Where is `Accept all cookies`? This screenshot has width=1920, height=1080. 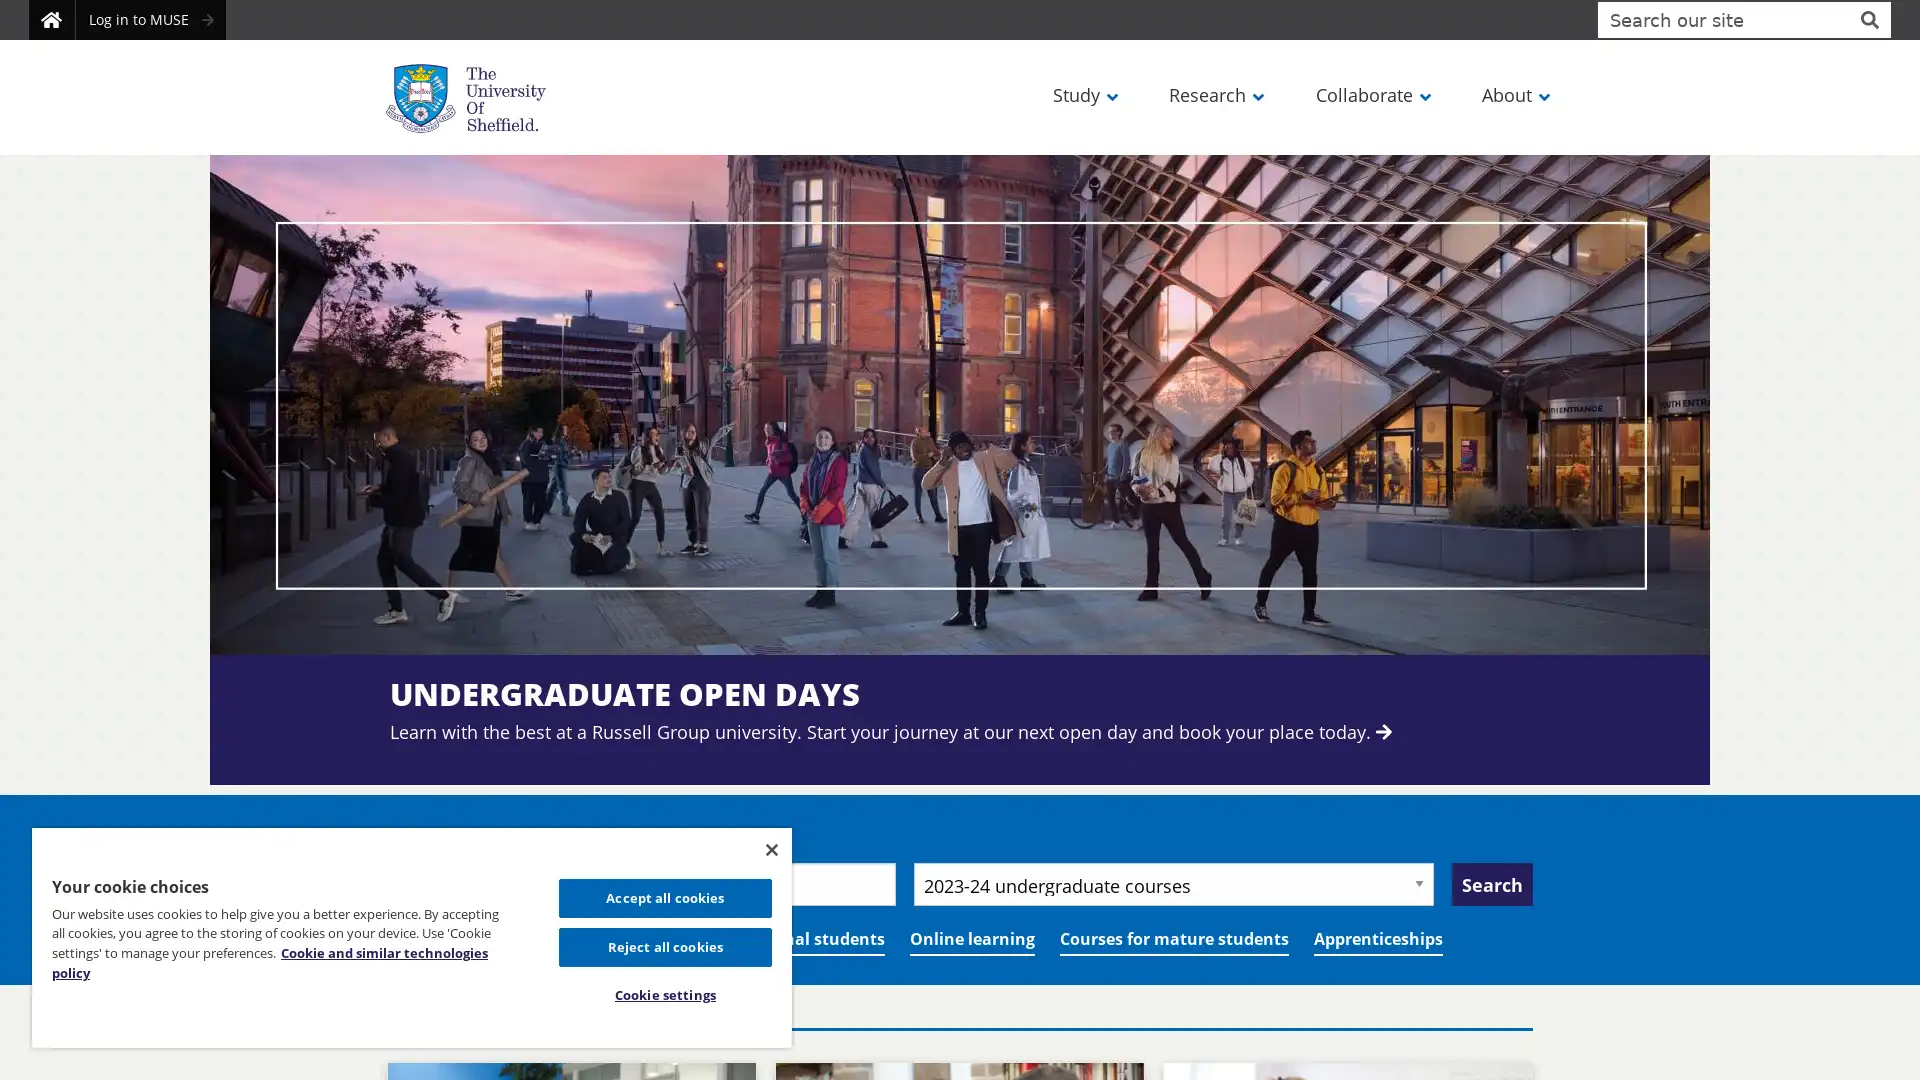 Accept all cookies is located at coordinates (664, 896).